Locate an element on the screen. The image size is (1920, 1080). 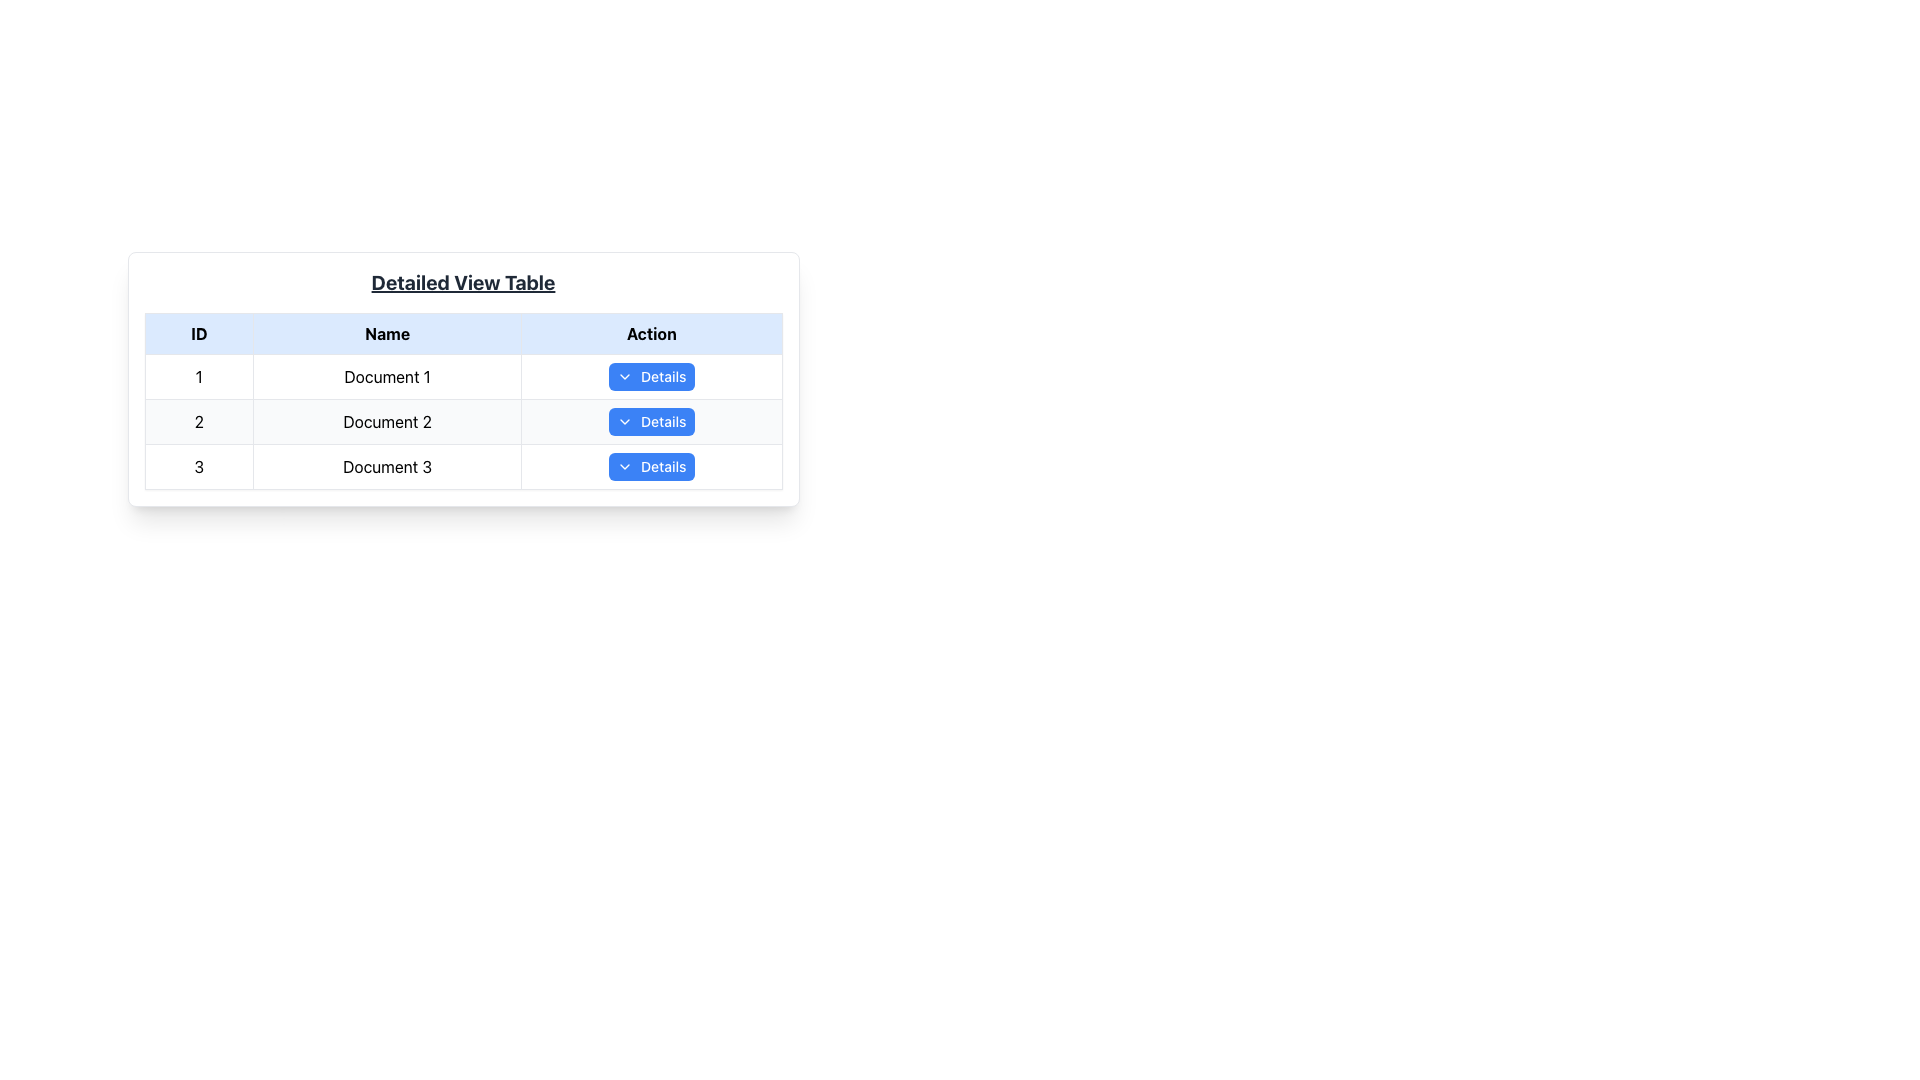
the first table cell in the row associated with 'Document 3' in the 'Detailed View Table' is located at coordinates (199, 466).